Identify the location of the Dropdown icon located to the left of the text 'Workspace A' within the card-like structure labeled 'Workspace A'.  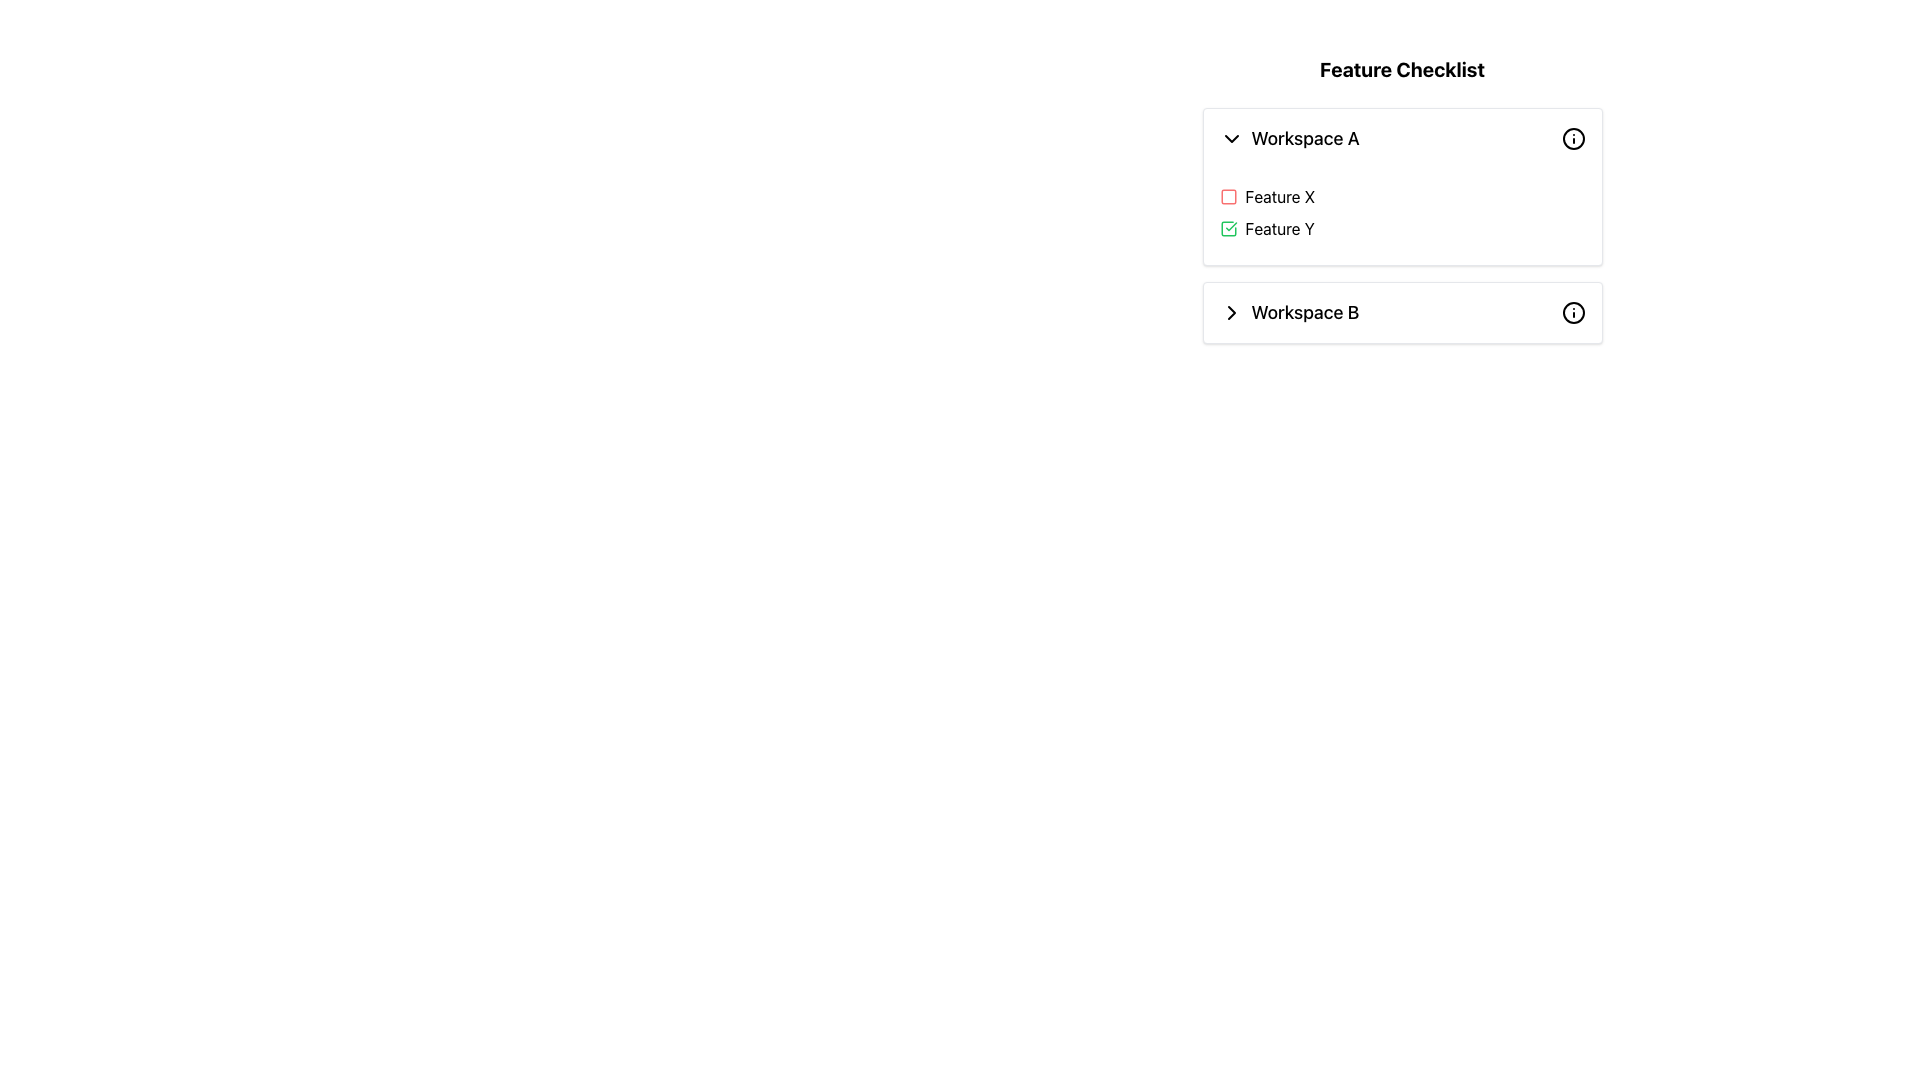
(1230, 137).